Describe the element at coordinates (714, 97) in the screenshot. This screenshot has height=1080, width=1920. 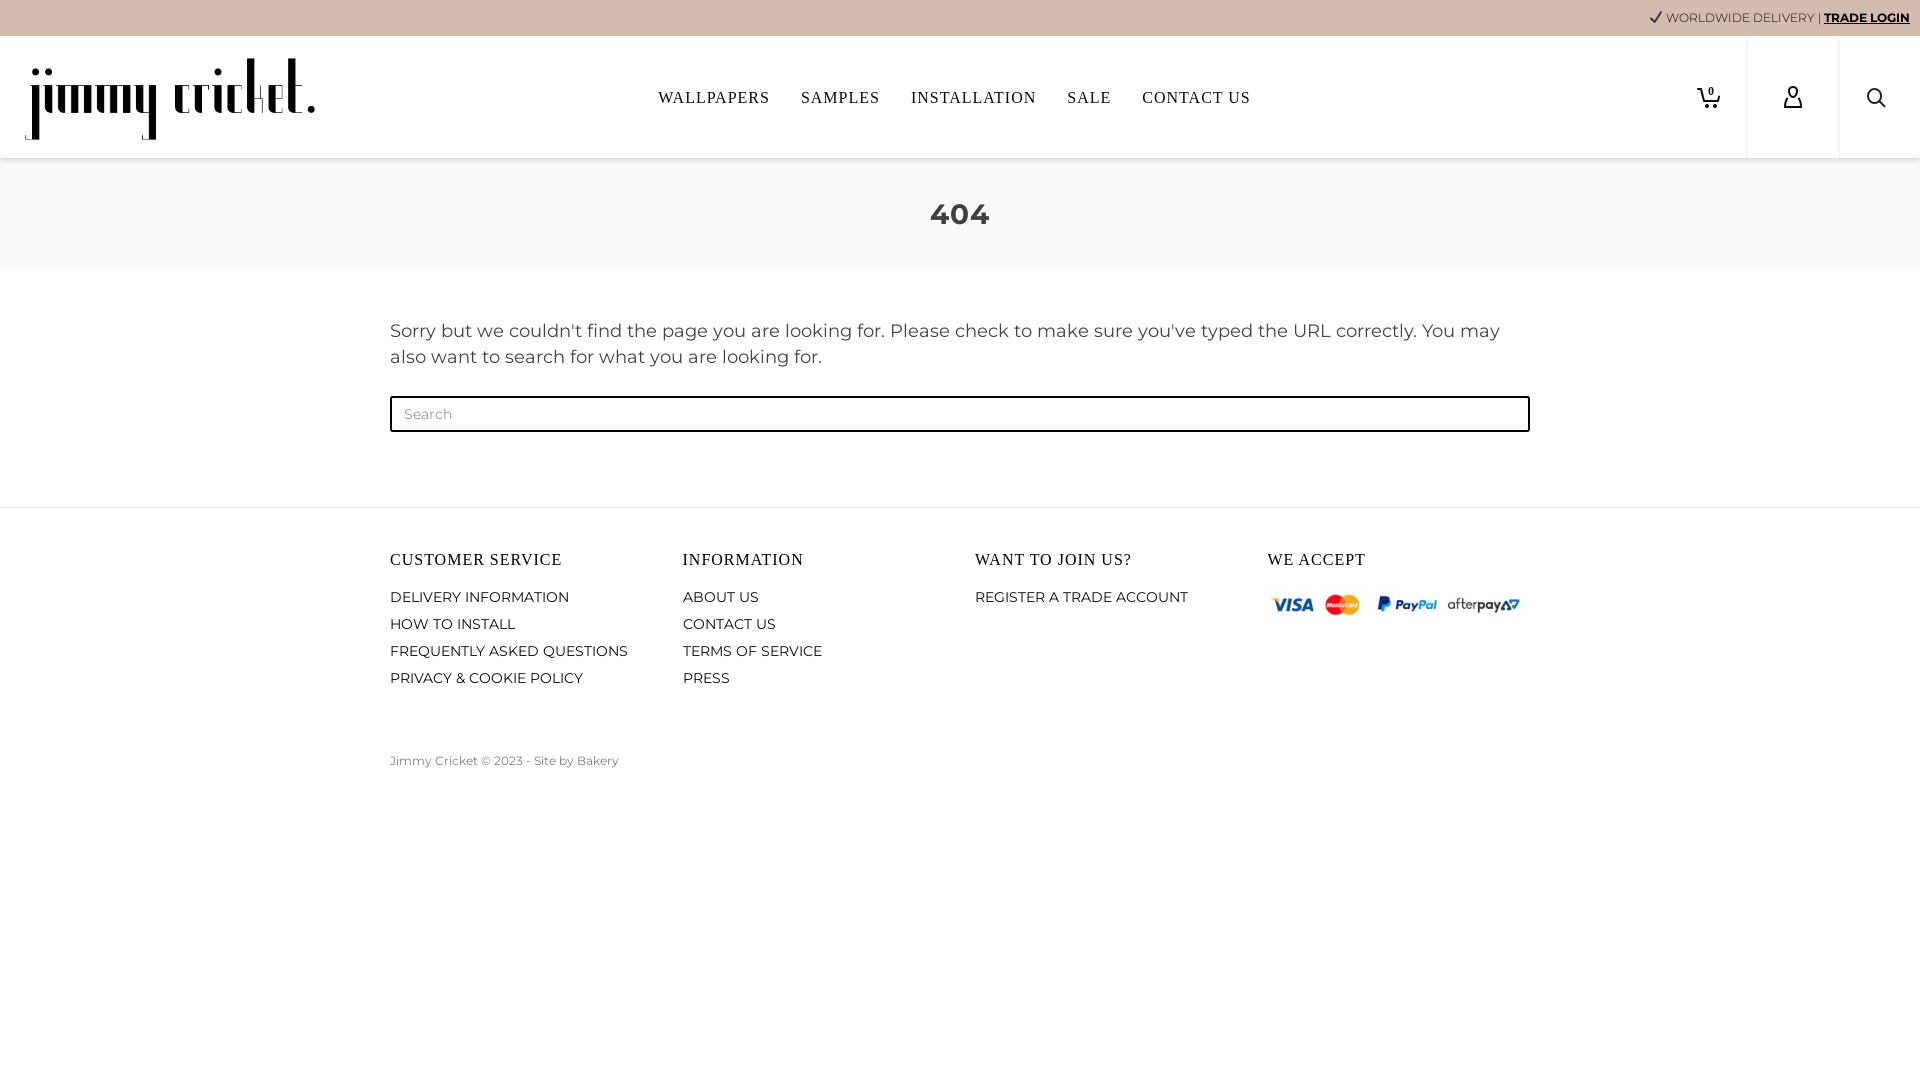
I see `'WALLPAPERS'` at that location.